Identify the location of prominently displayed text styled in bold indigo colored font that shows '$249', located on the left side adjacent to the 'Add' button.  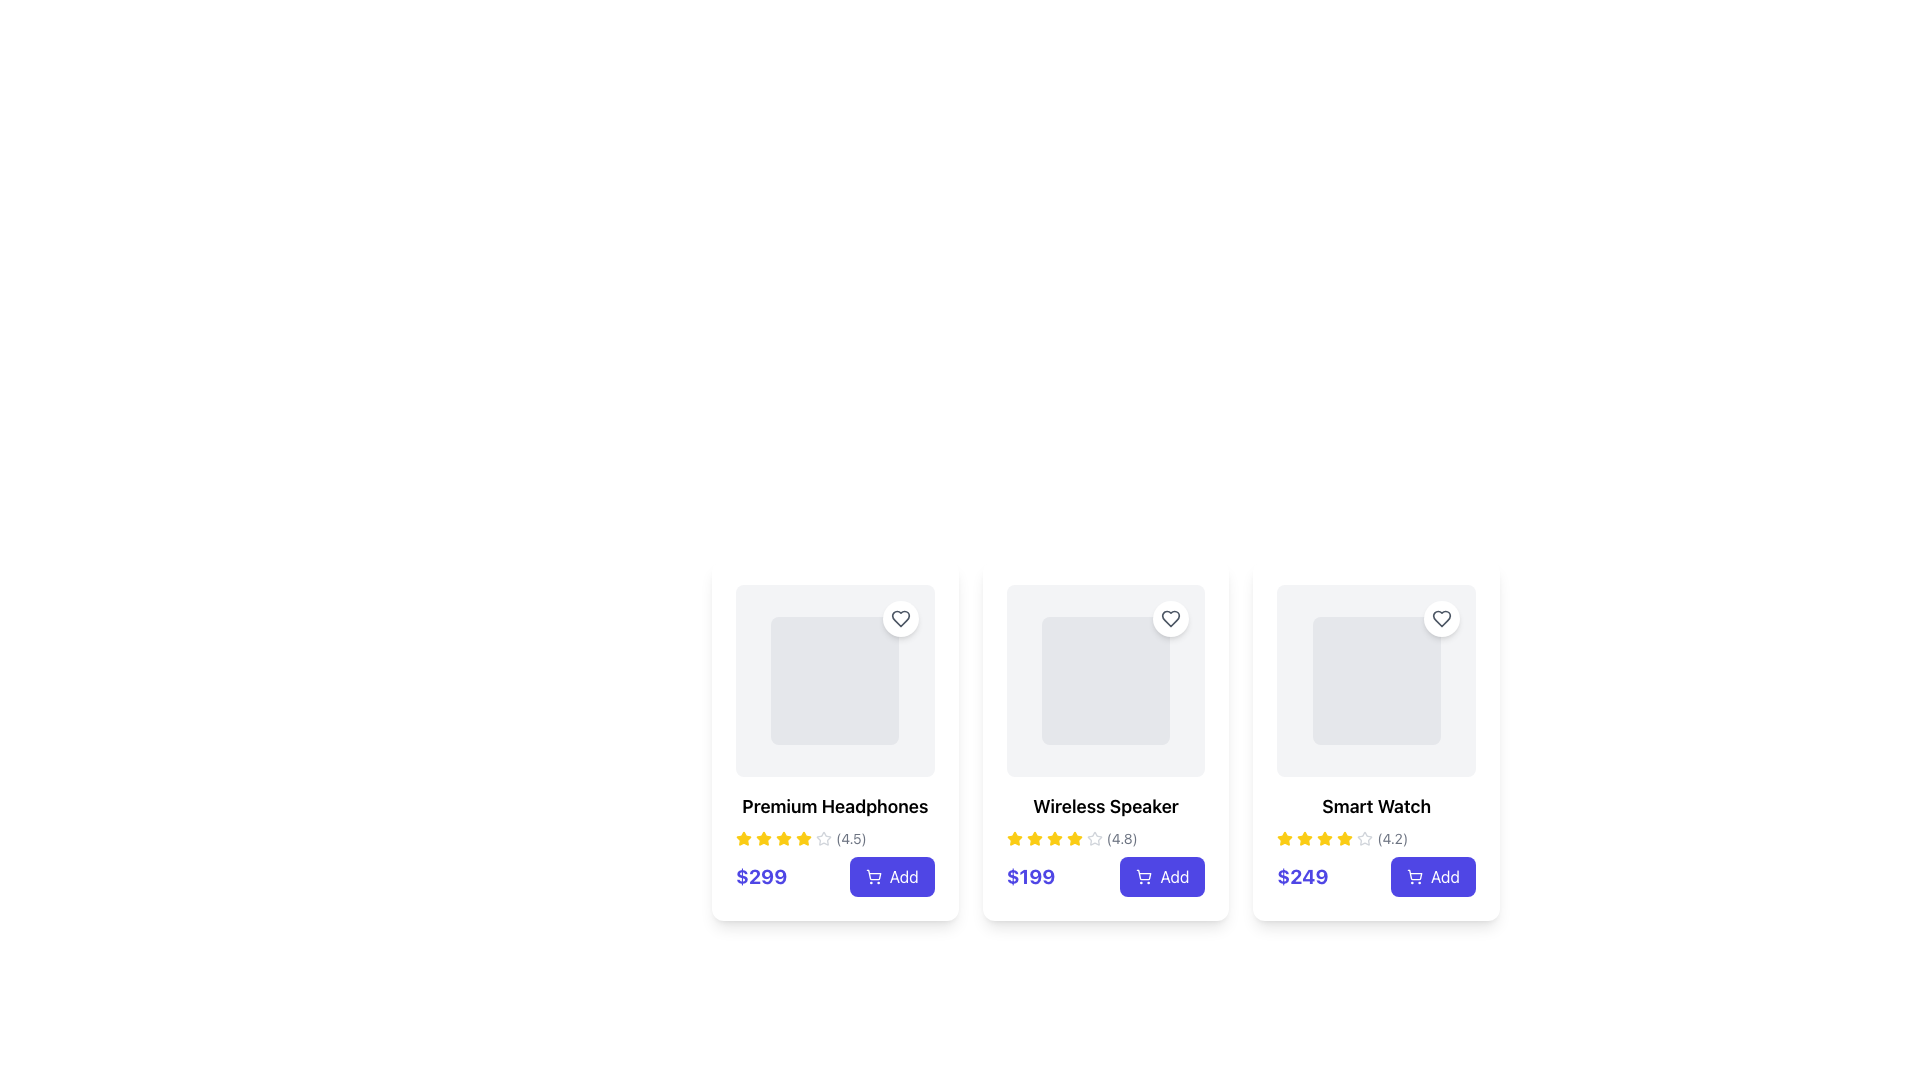
(1302, 875).